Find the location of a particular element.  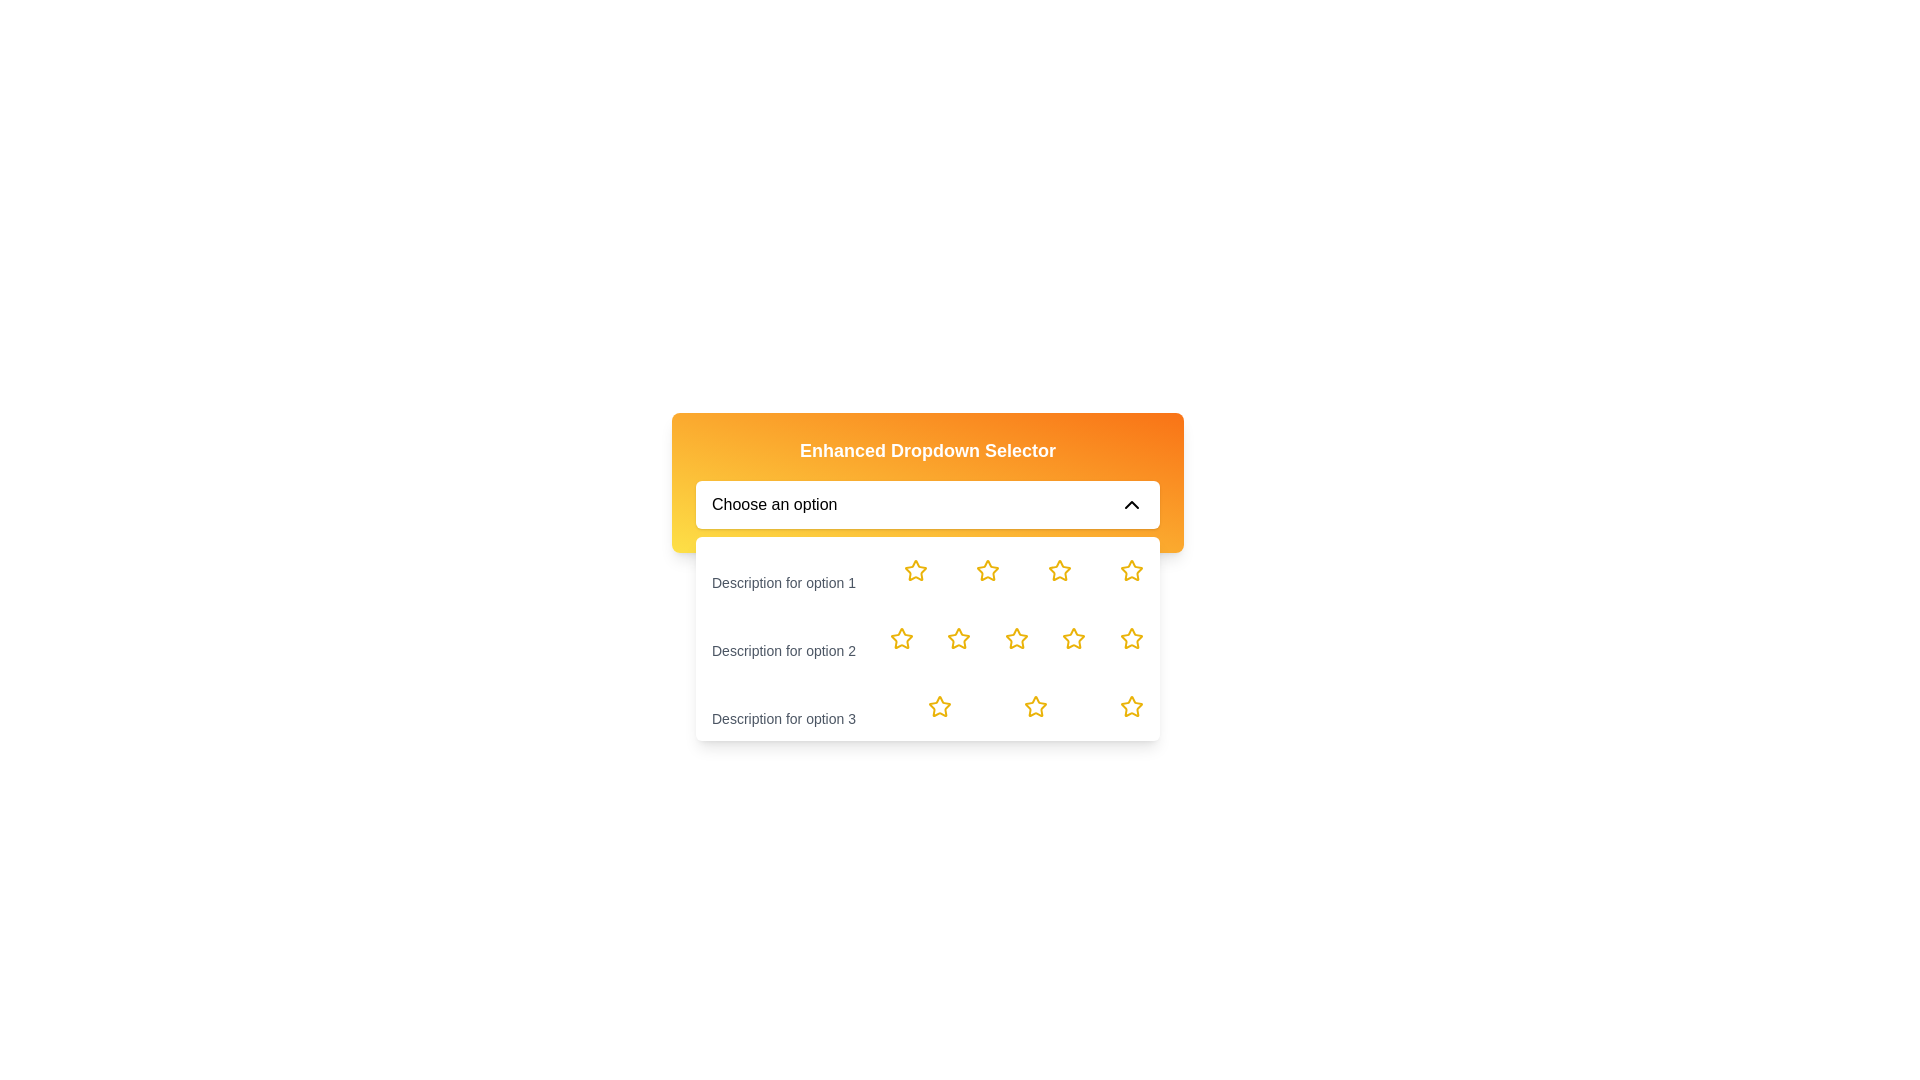

the first star icon in the row of five stars located under the 'Description for option 2' text in the dropdown menu is located at coordinates (900, 639).